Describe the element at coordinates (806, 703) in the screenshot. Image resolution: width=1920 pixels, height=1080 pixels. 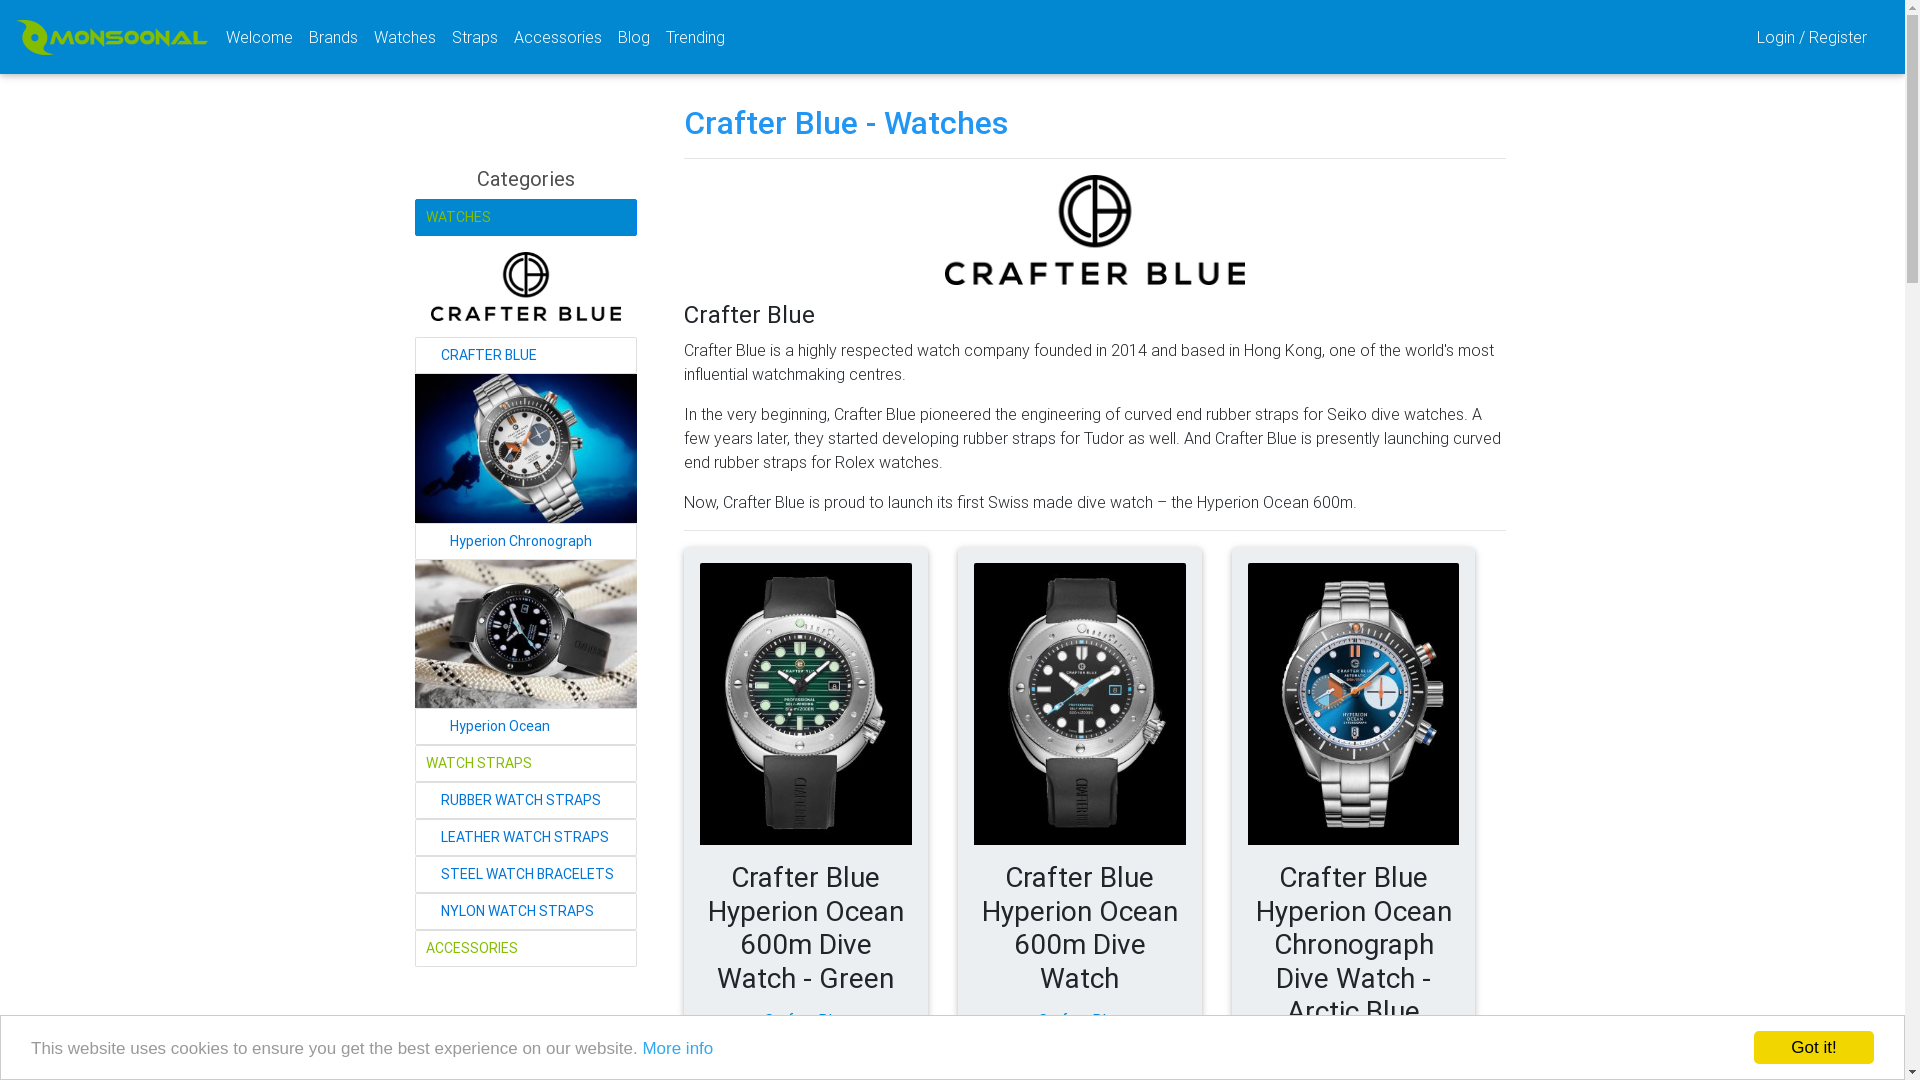
I see `'Crafter Blue Hyperion Ocean 600m Dive Watch - Green'` at that location.